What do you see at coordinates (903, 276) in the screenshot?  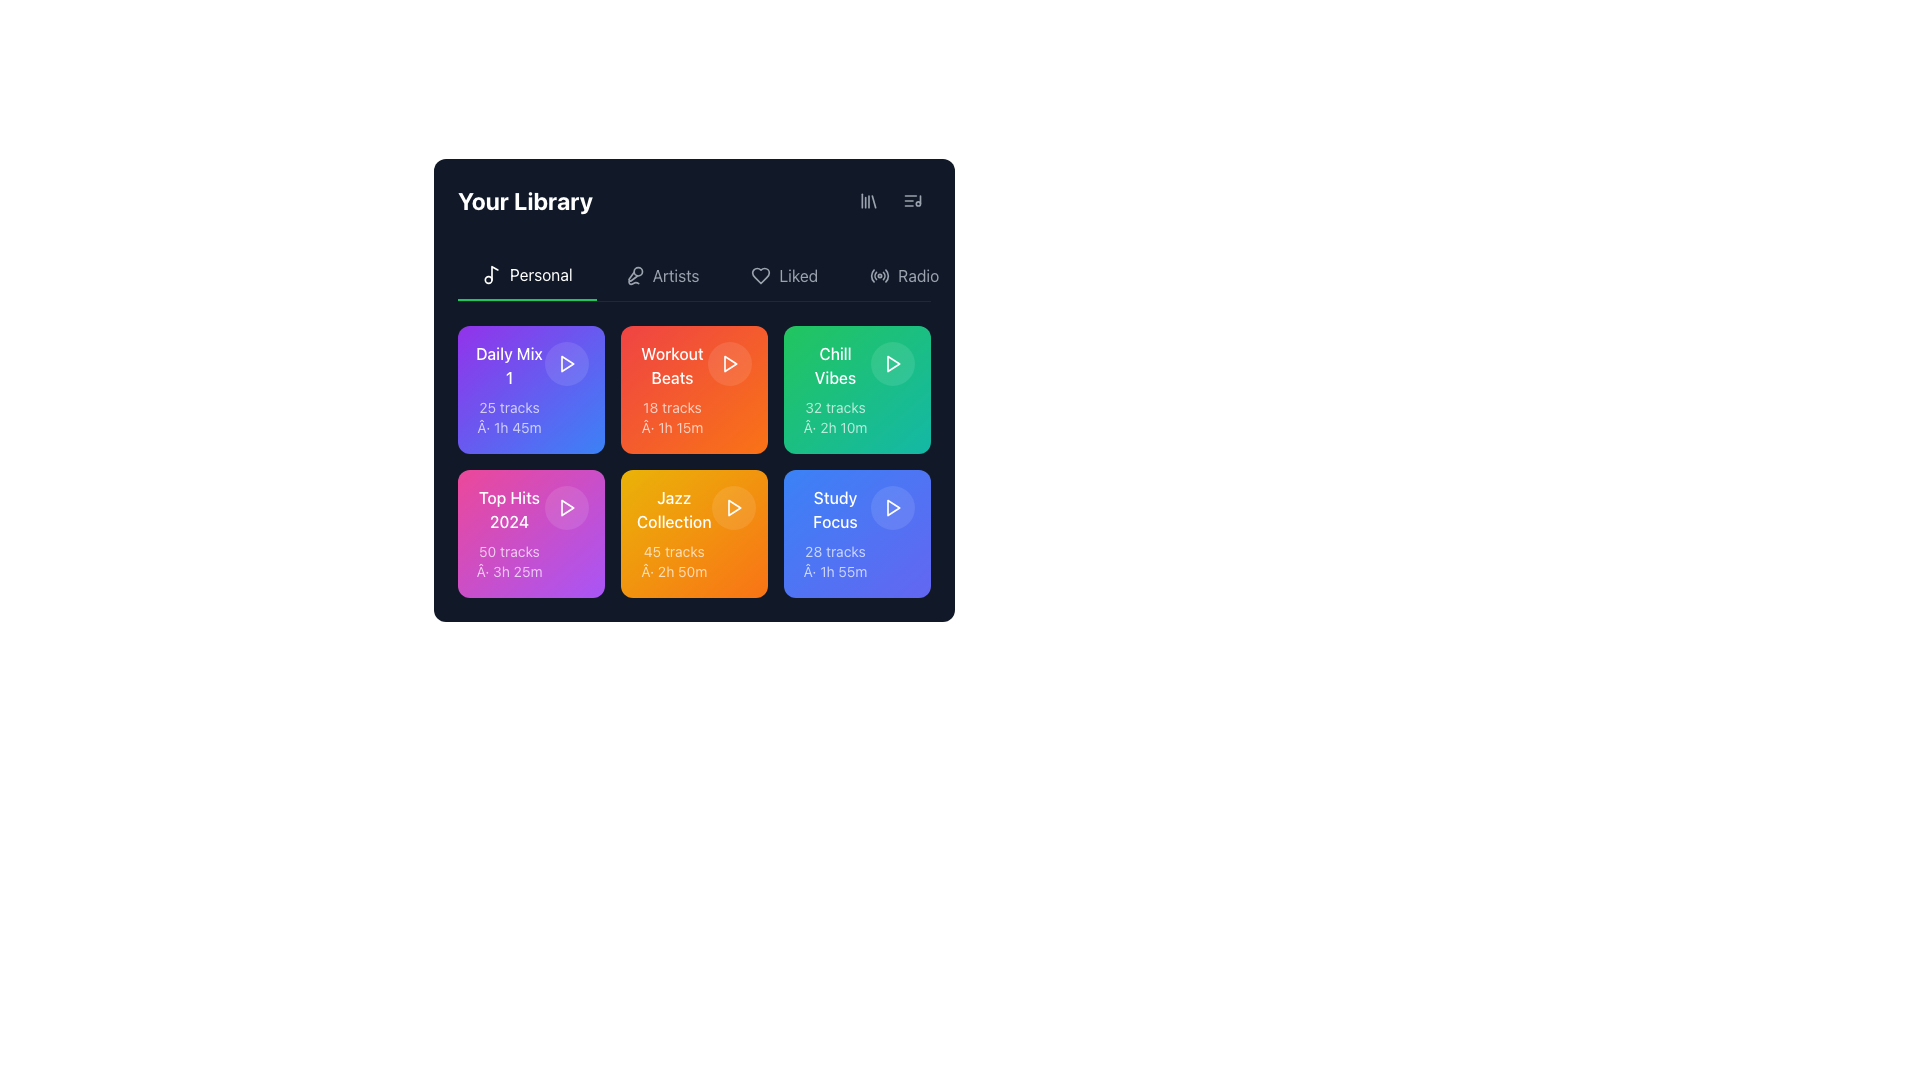 I see `the 'Radio' button, which is the fifth tab in the 'Your Library' section` at bounding box center [903, 276].